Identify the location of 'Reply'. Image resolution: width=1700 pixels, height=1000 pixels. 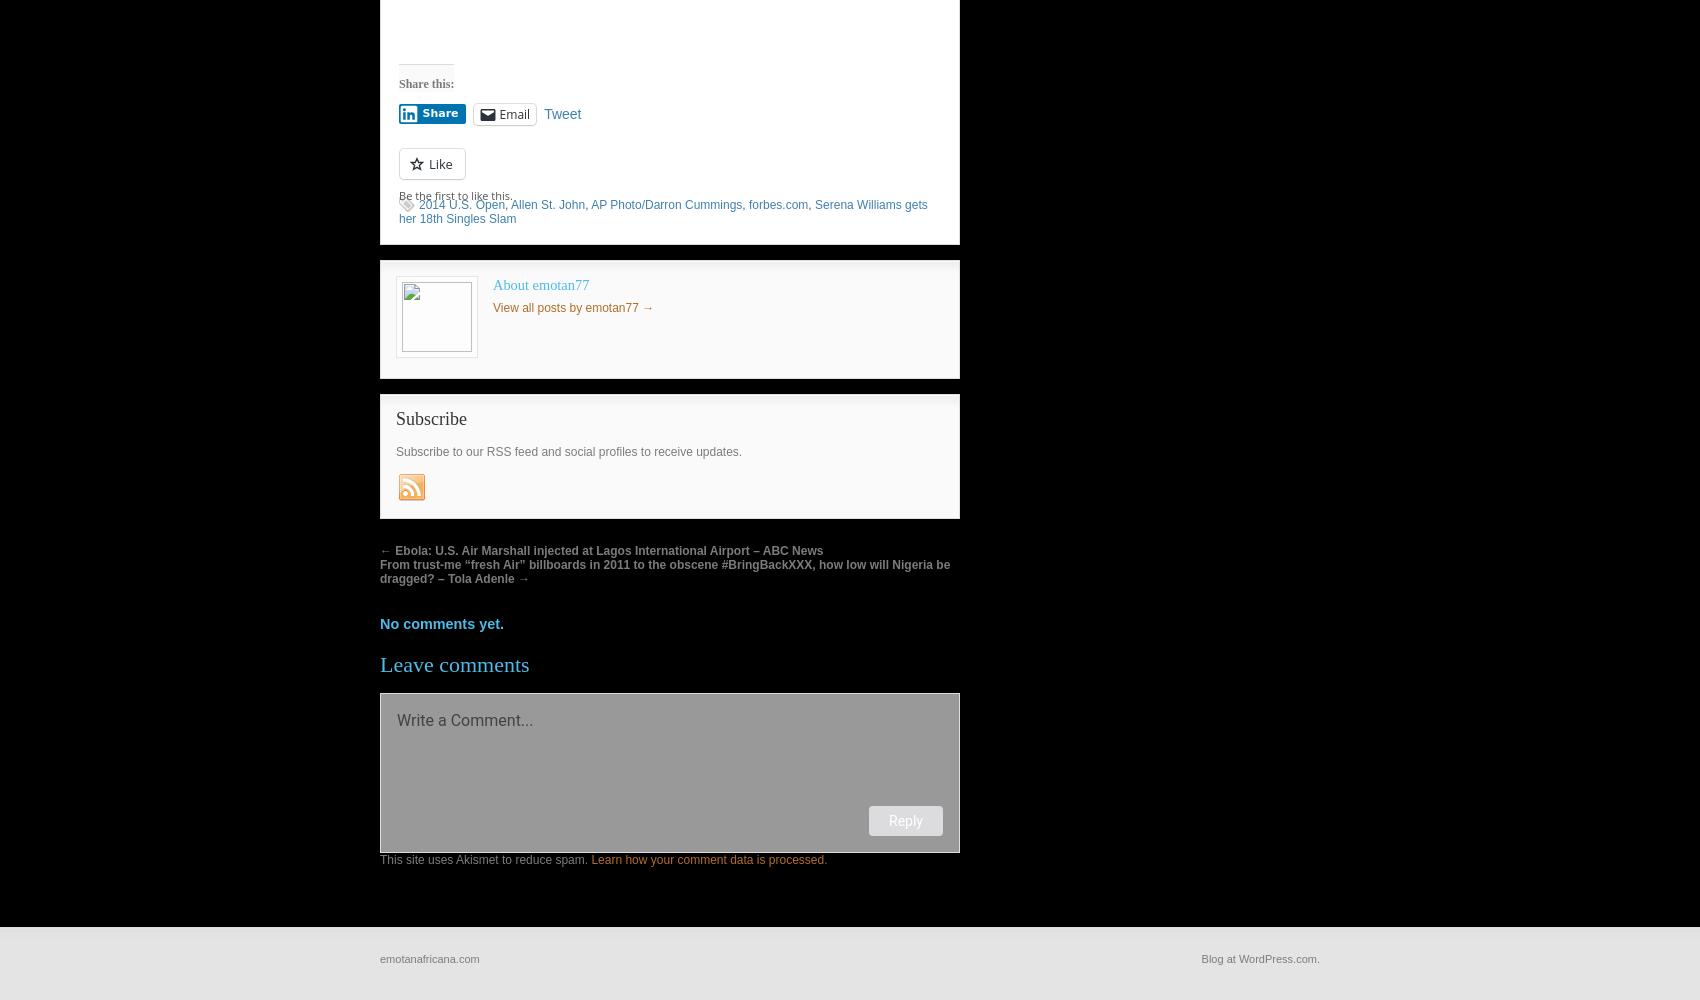
(905, 819).